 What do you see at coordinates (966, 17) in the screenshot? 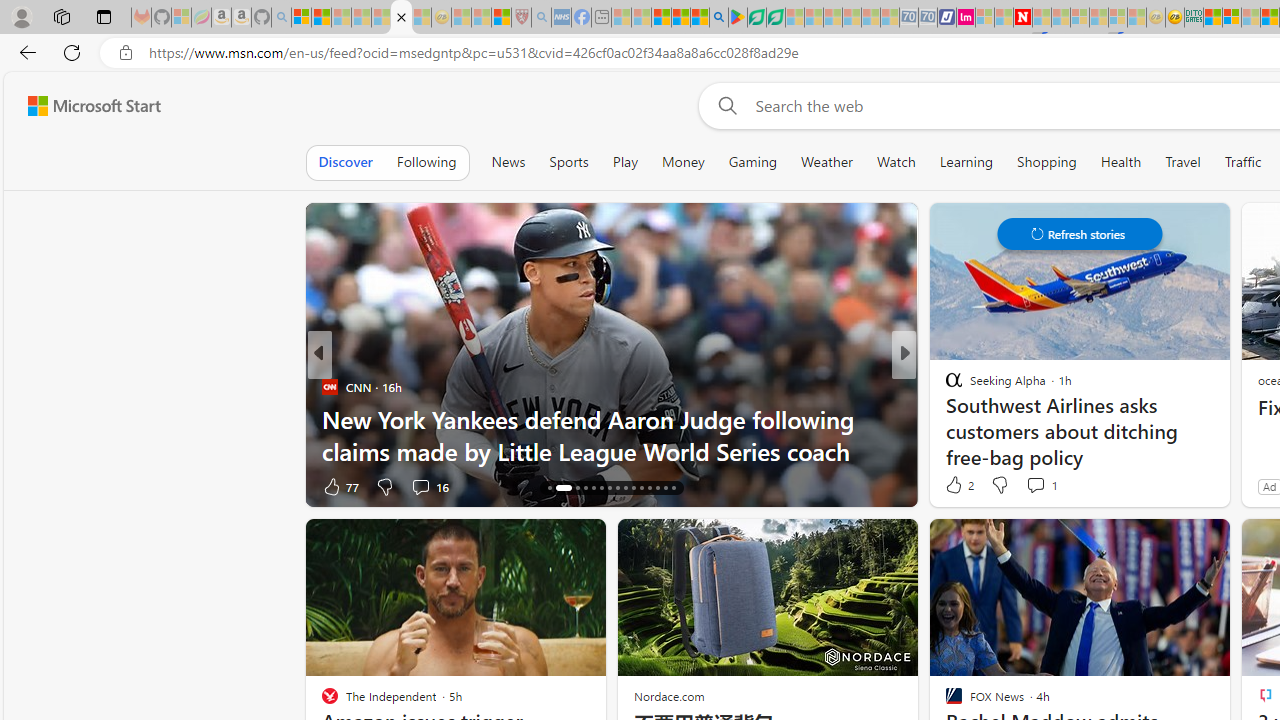
I see `'Jobs - lastminute.com Investor Portal'` at bounding box center [966, 17].